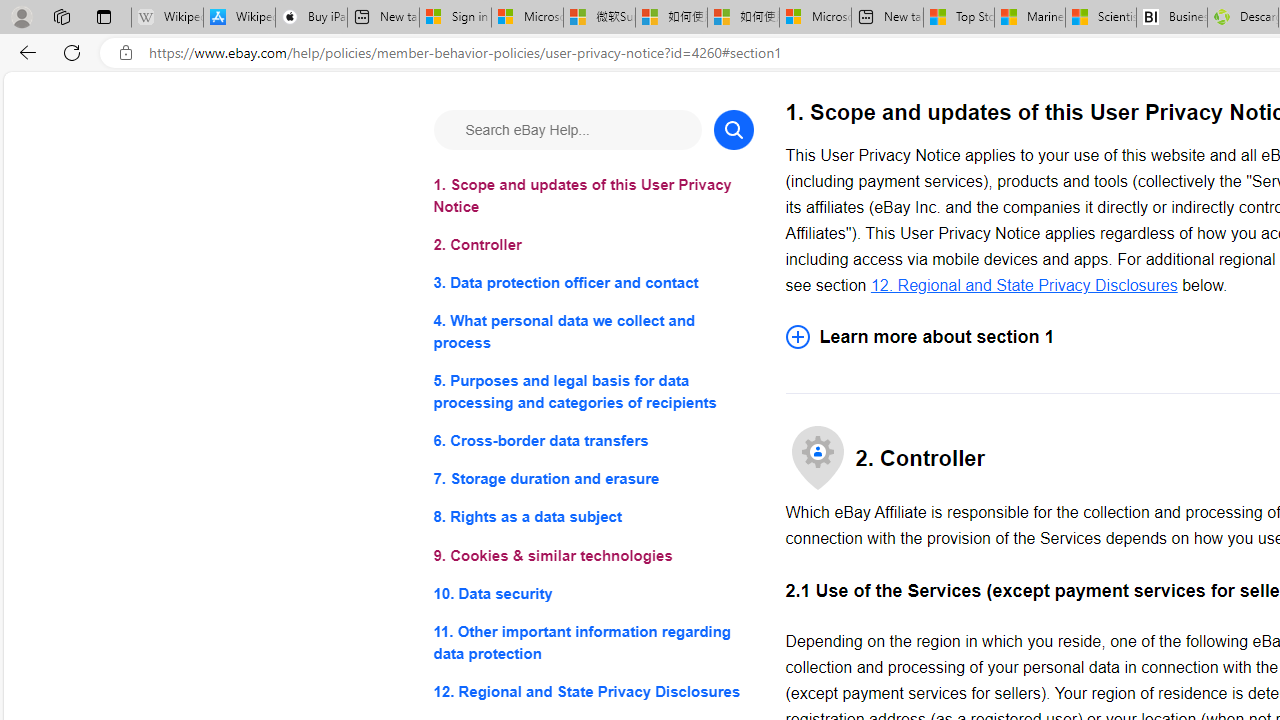  Describe the element at coordinates (592, 479) in the screenshot. I see `'7. Storage duration and erasure'` at that location.